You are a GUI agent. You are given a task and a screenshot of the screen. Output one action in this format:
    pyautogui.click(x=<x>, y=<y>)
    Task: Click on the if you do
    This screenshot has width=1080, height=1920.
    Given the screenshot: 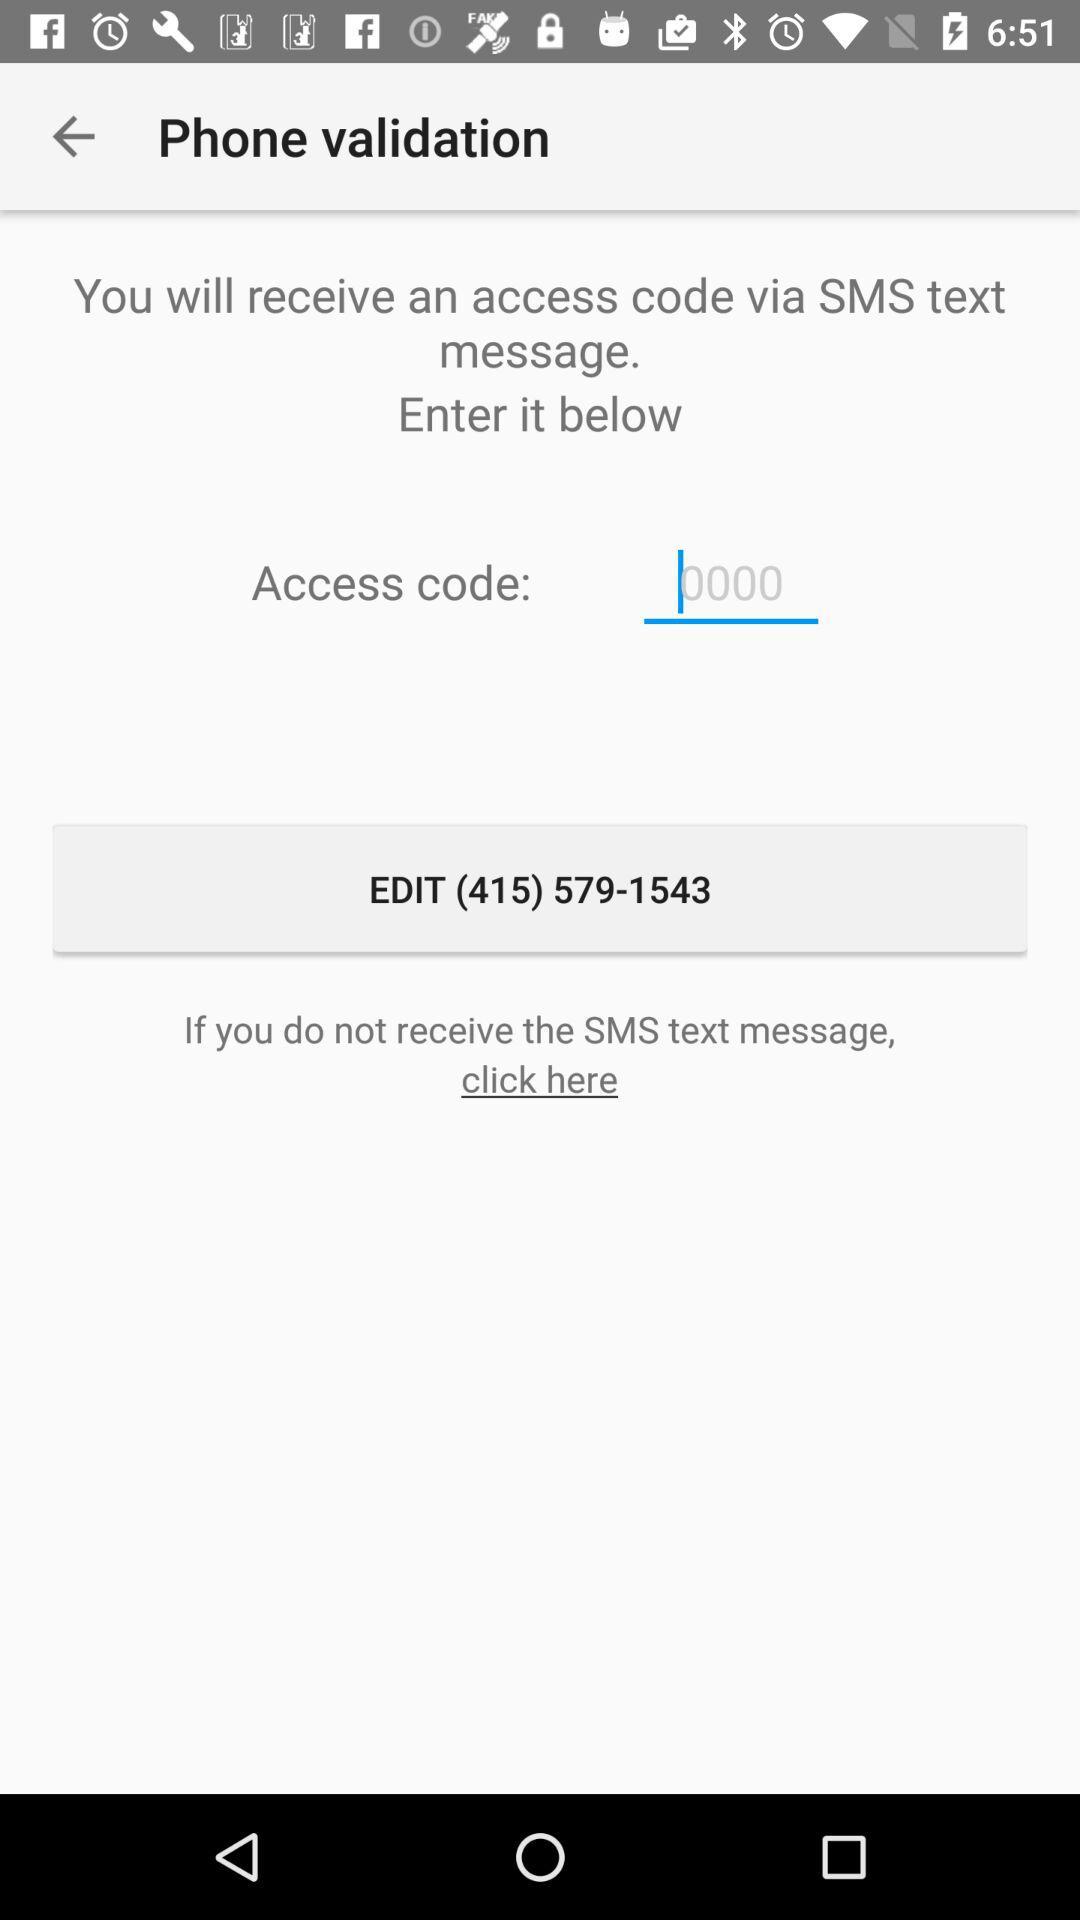 What is the action you would take?
    pyautogui.click(x=538, y=1028)
    